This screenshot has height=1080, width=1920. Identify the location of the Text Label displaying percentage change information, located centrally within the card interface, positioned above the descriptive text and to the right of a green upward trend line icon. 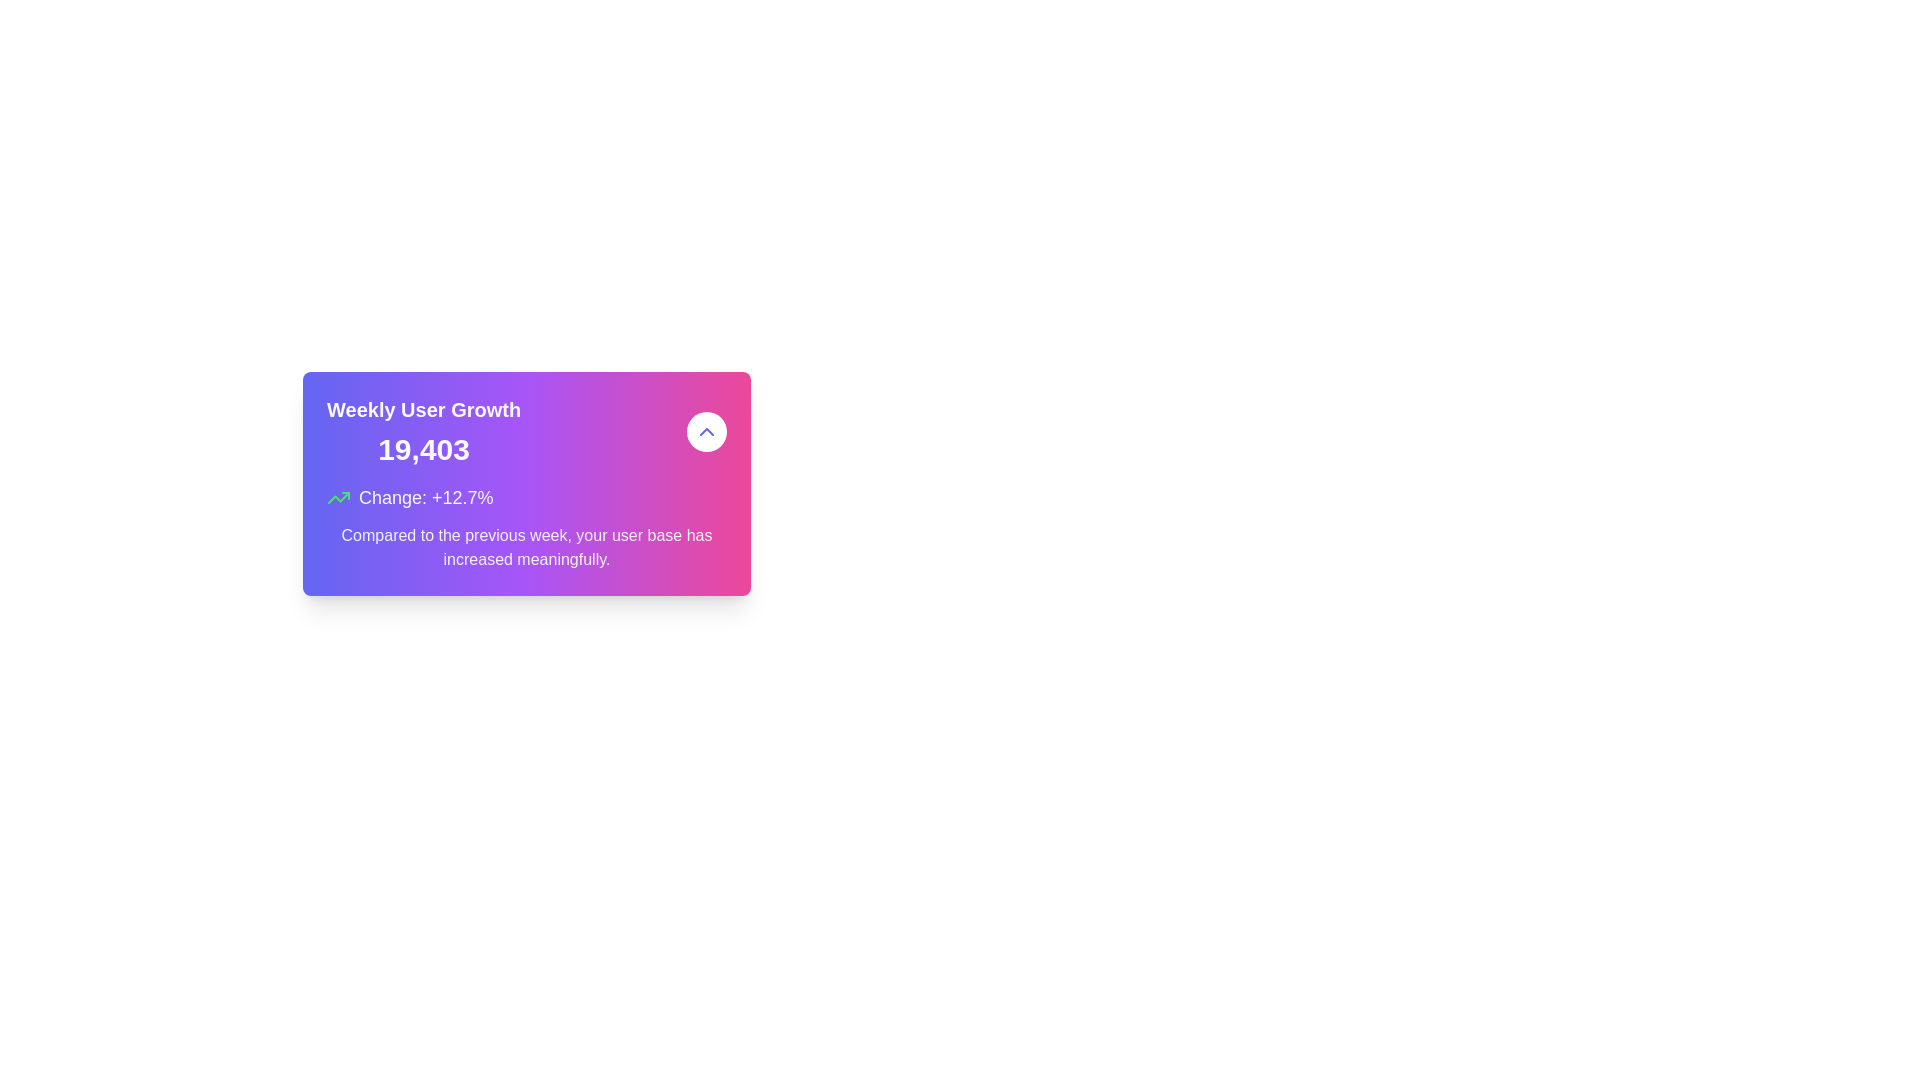
(425, 496).